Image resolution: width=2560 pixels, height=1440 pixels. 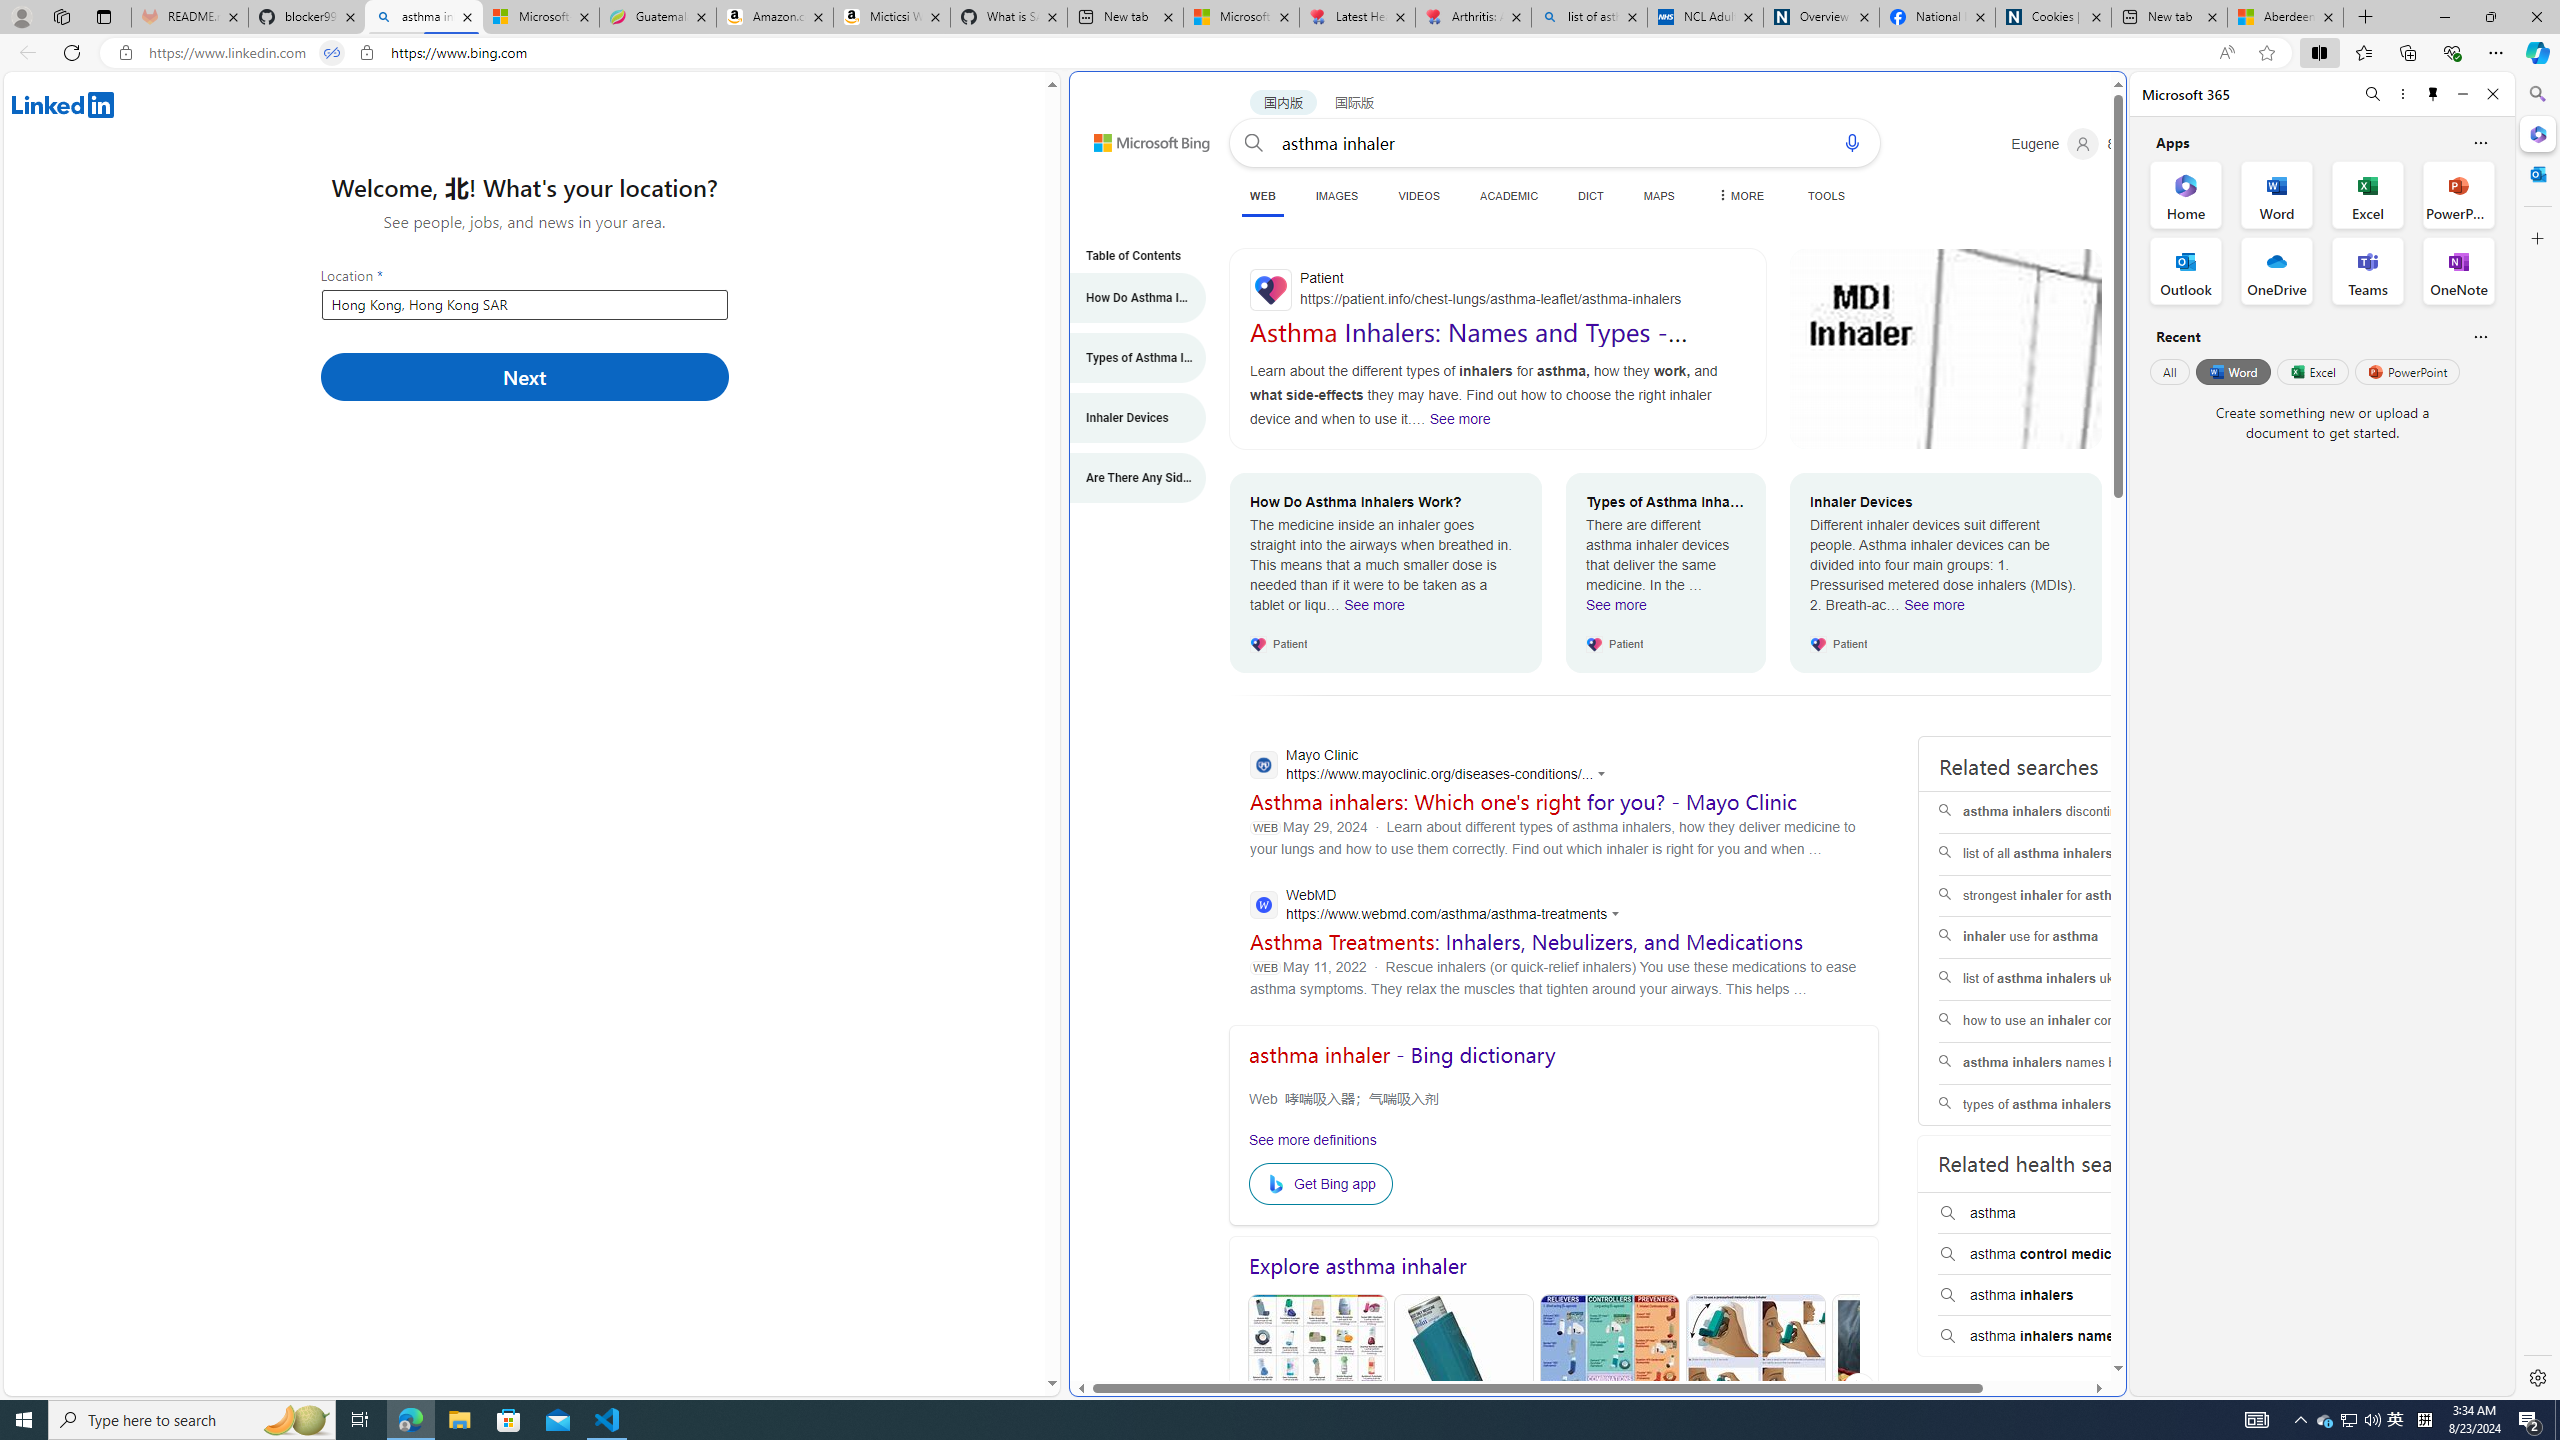 What do you see at coordinates (1658, 195) in the screenshot?
I see `'MAPS'` at bounding box center [1658, 195].